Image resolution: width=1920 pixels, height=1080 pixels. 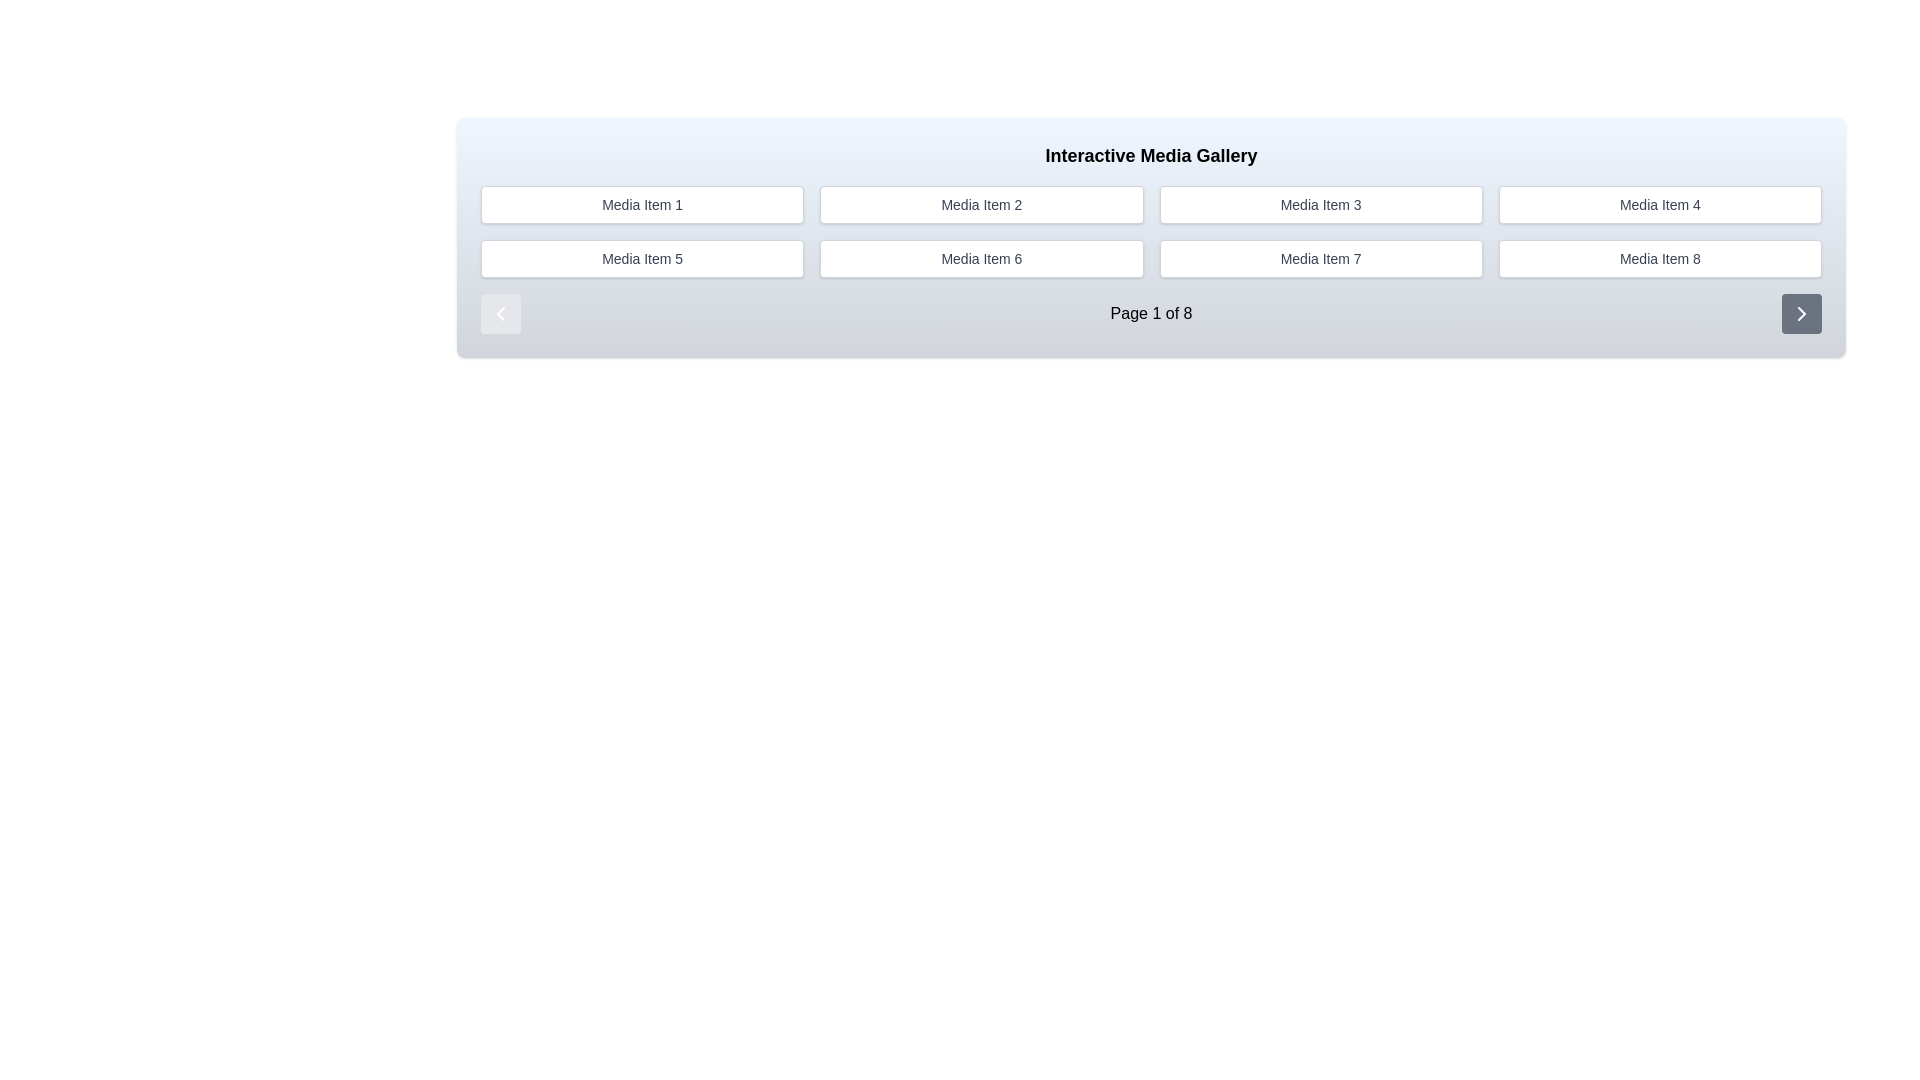 I want to click on the text label or information card that reads 'Media Item 7', which is the seventh item in a grid layout of media items, located in the second row and third column of a 4-column grid, so click(x=1321, y=257).